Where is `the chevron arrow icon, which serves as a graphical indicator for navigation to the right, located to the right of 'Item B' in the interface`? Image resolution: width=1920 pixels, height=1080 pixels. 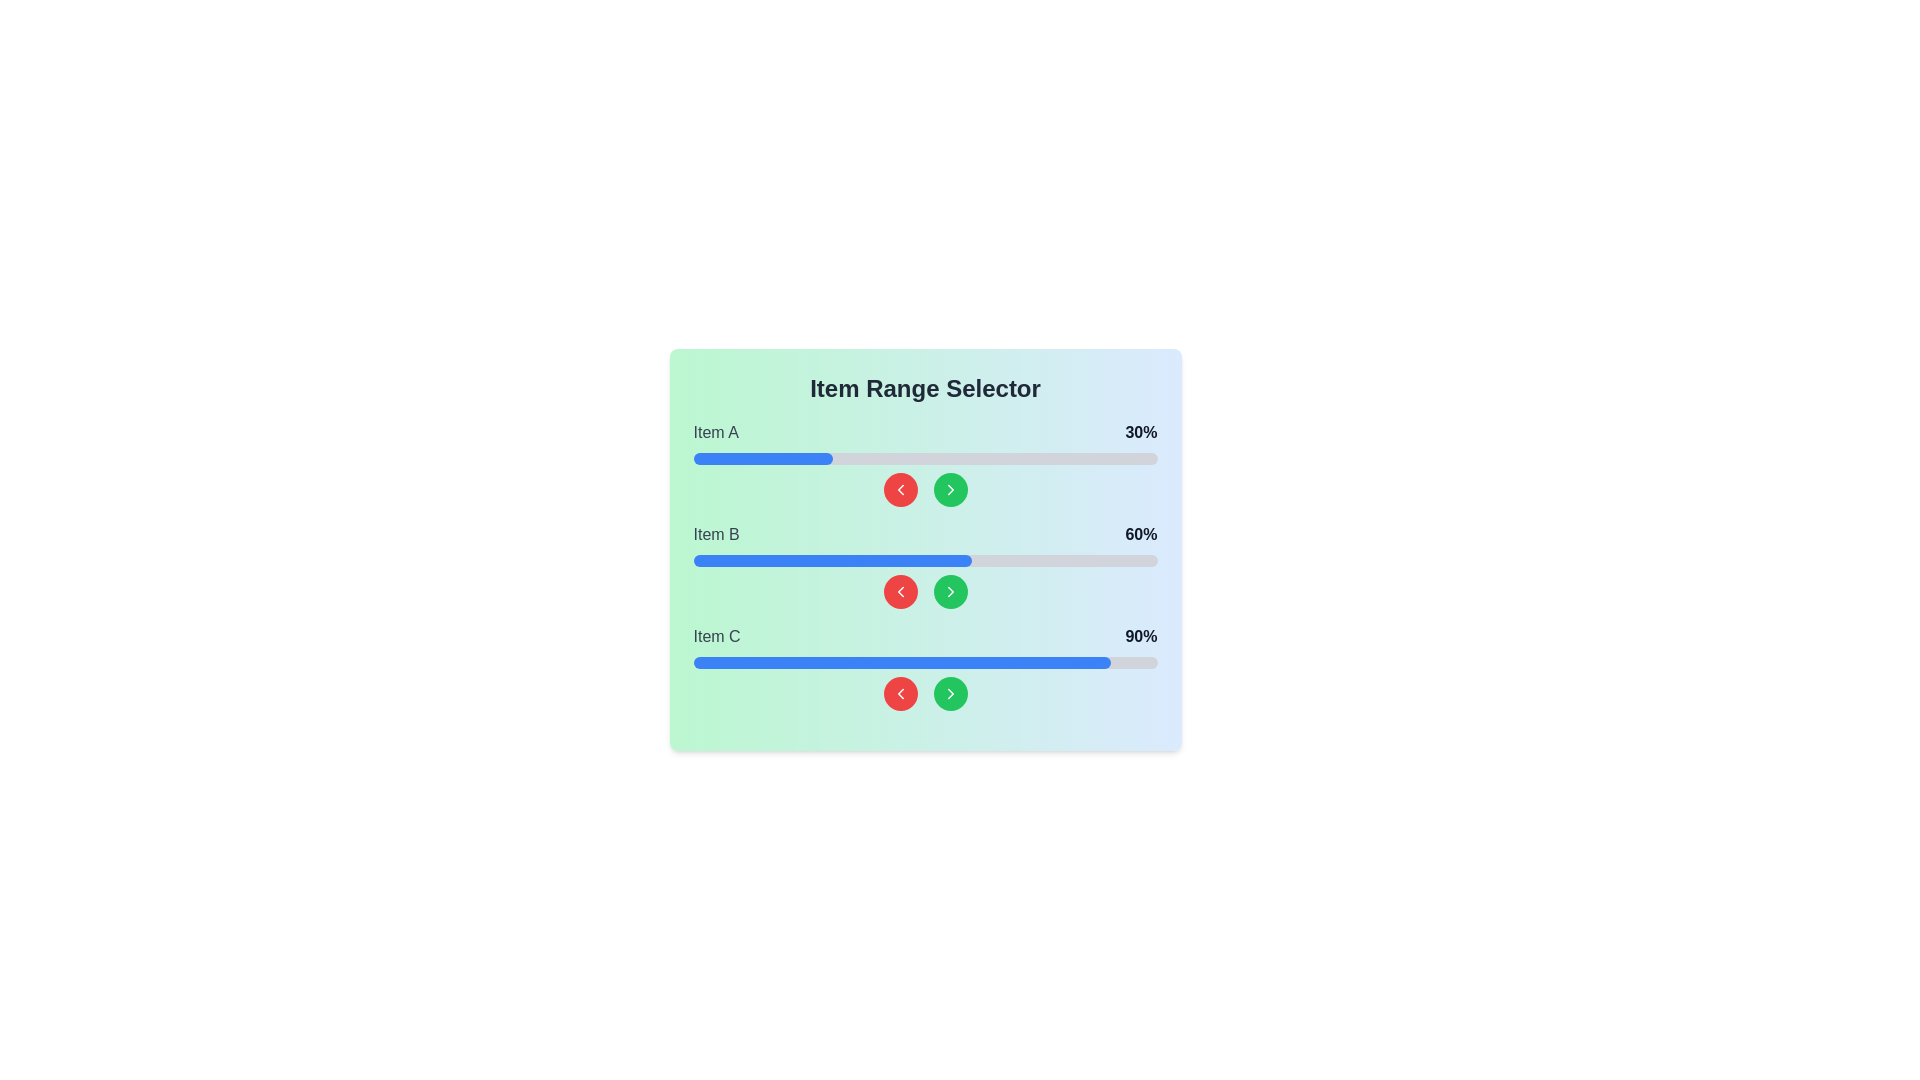 the chevron arrow icon, which serves as a graphical indicator for navigation to the right, located to the right of 'Item B' in the interface is located at coordinates (949, 489).